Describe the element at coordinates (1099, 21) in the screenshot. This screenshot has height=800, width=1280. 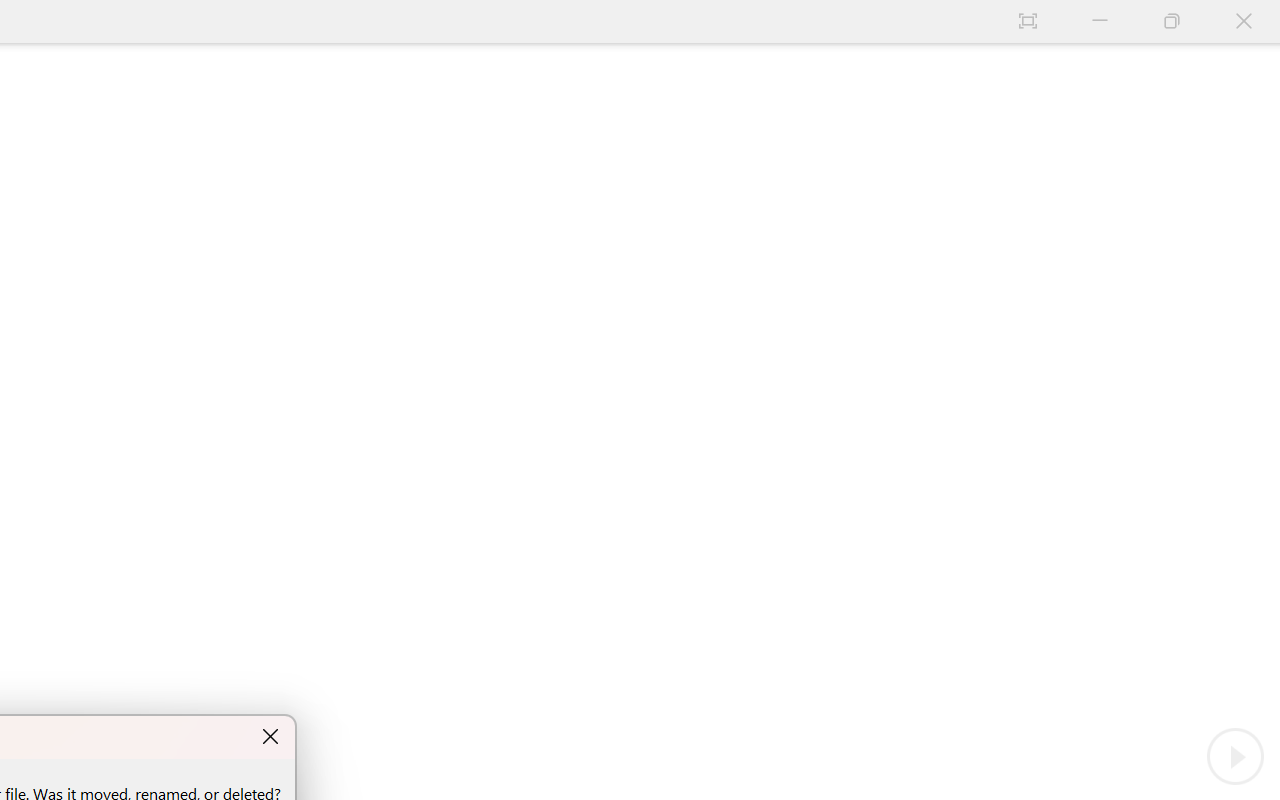
I see `'Minimize'` at that location.